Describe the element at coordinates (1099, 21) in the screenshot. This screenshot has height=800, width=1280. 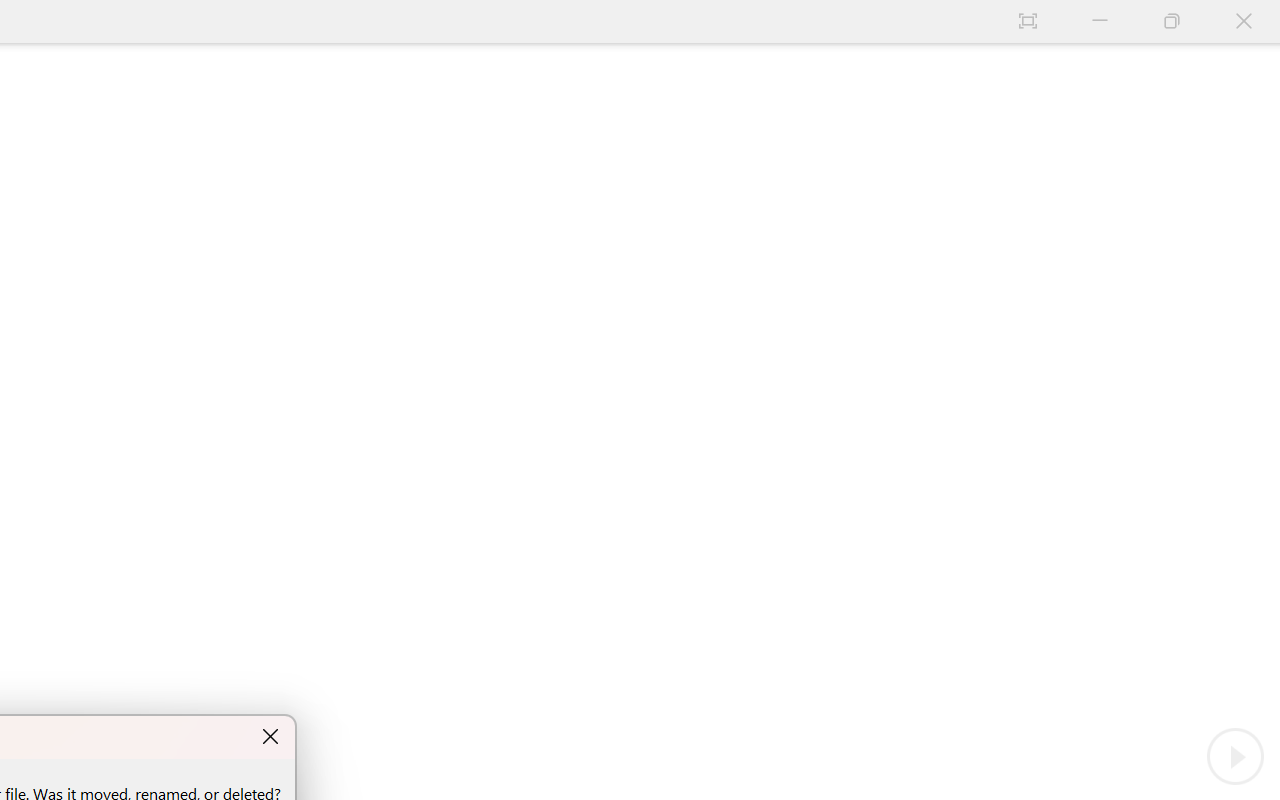
I see `'Minimize'` at that location.